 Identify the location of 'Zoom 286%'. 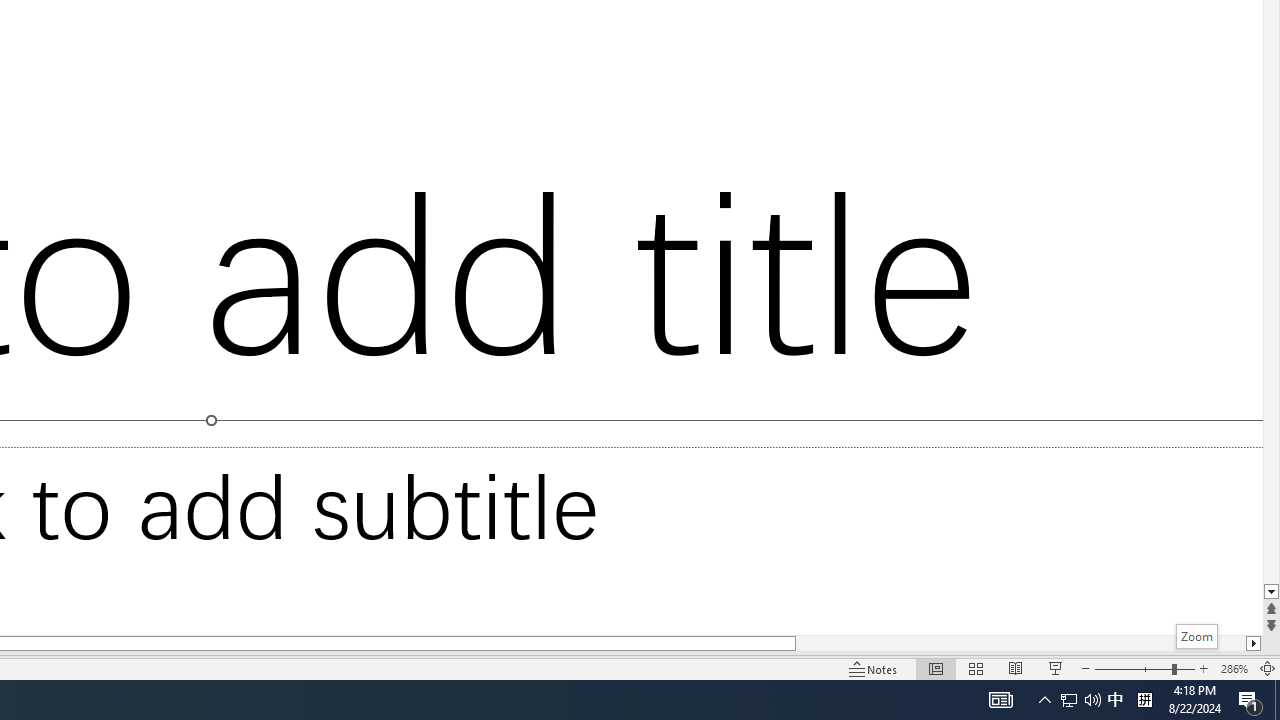
(1233, 669).